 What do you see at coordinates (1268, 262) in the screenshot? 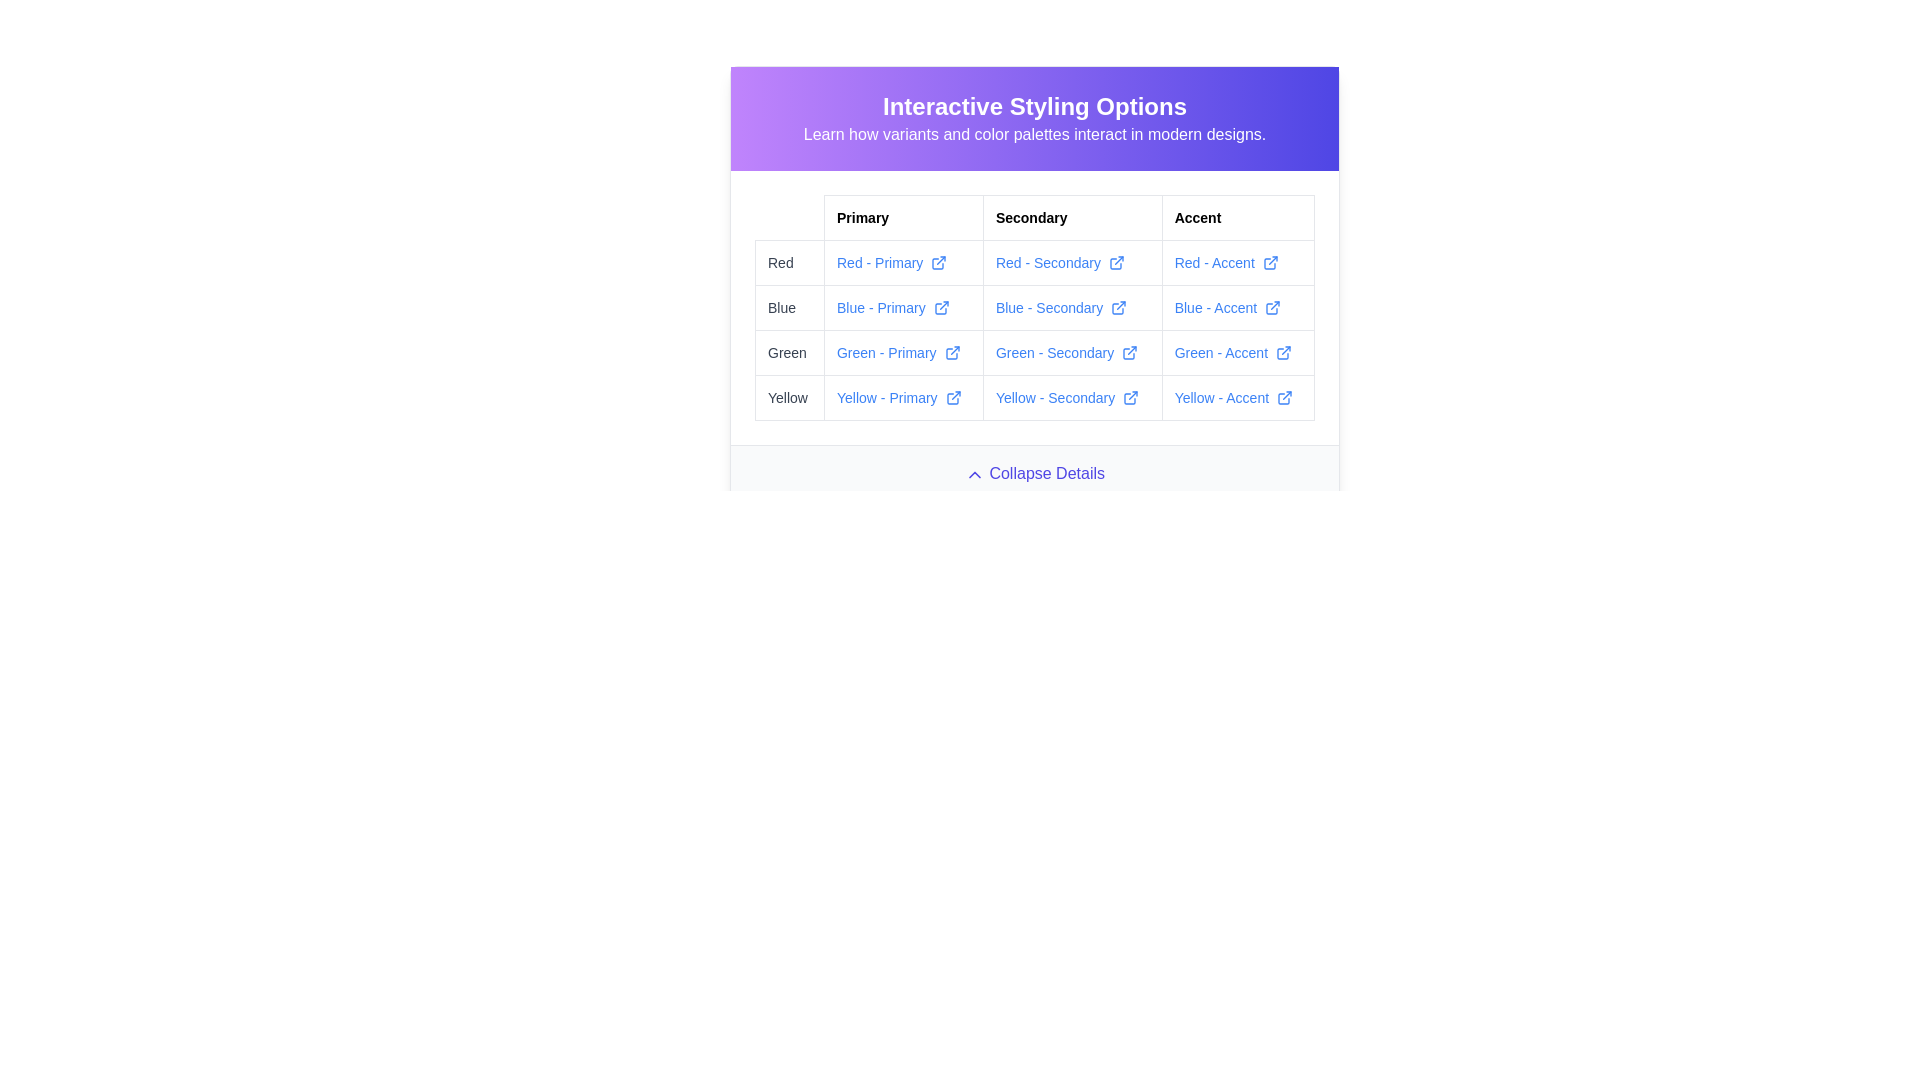
I see `the external link icon, which is a small, minimalistic SVG element located to the right of the 'Red - Accent' text in the Accent column of the table` at bounding box center [1268, 262].